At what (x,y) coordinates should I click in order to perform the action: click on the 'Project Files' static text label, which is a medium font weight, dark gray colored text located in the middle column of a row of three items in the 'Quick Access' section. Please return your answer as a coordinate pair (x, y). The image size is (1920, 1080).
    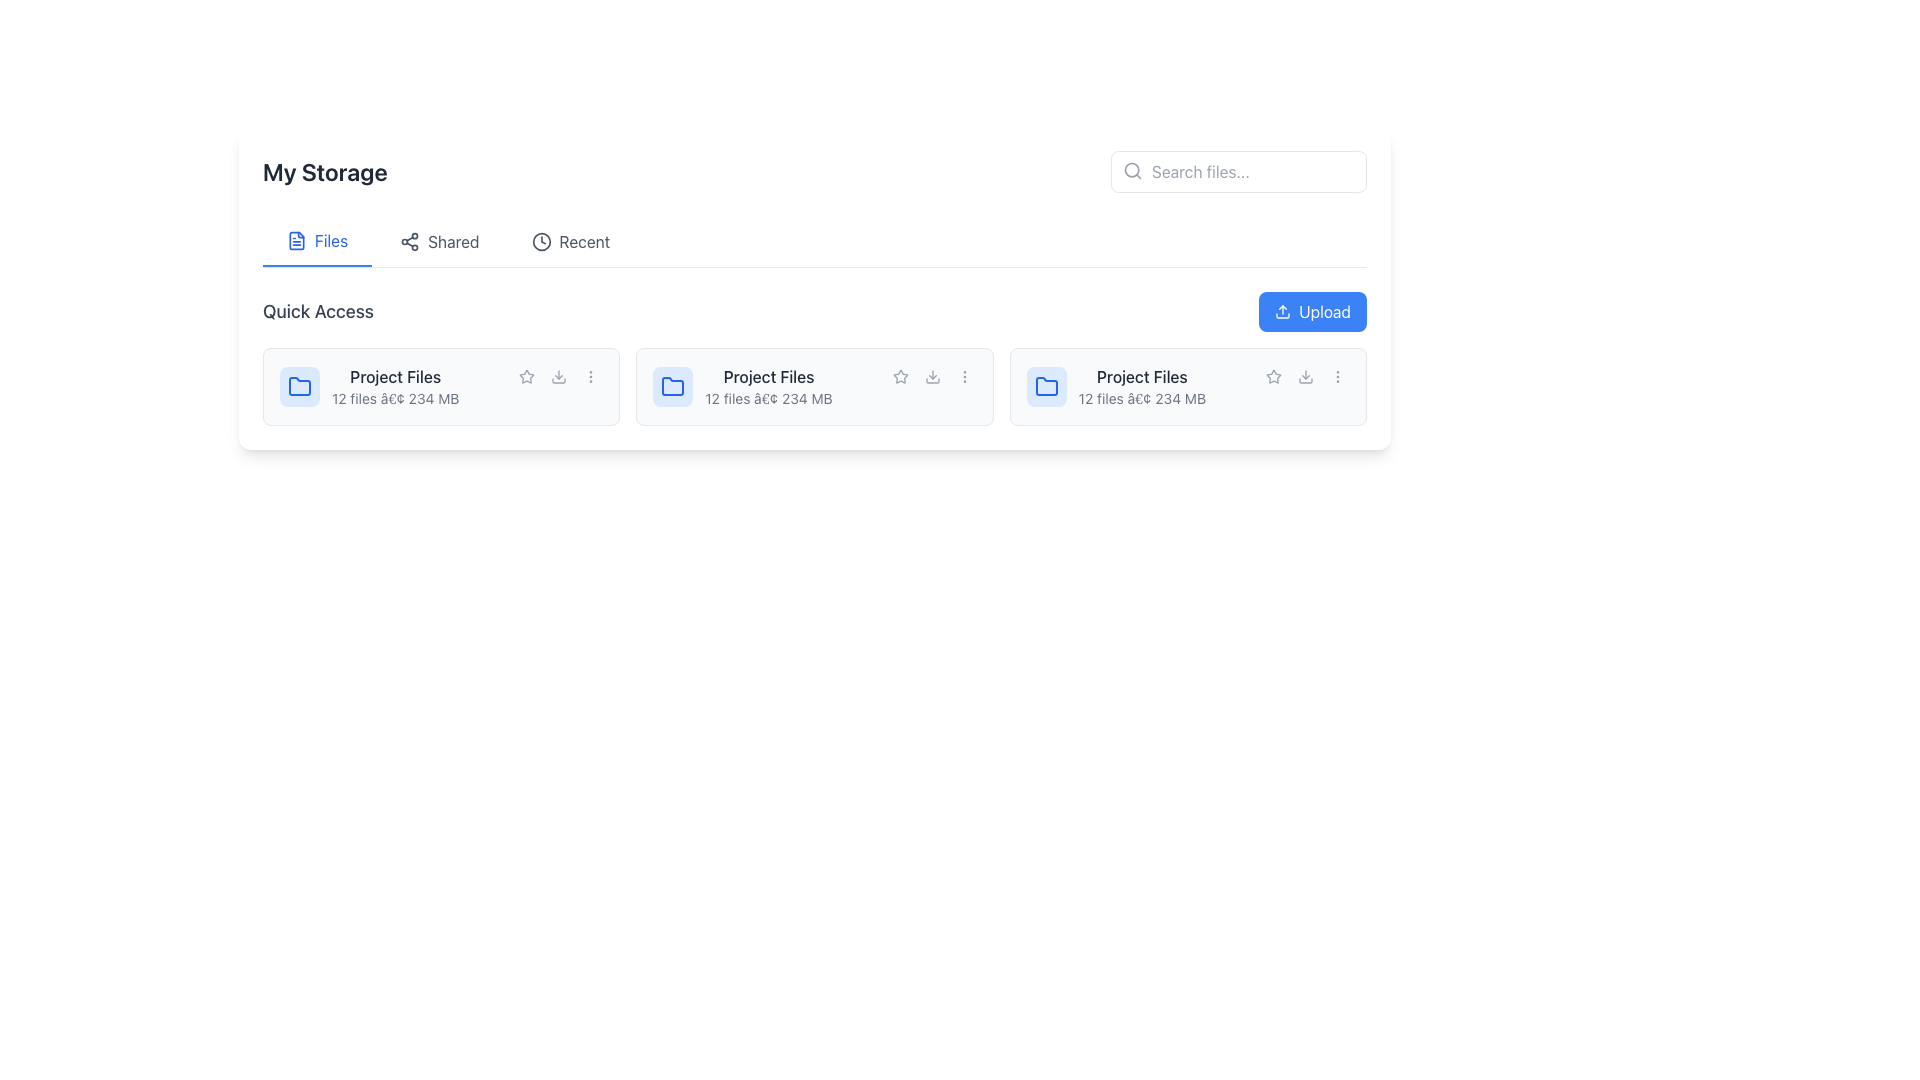
    Looking at the image, I should click on (767, 377).